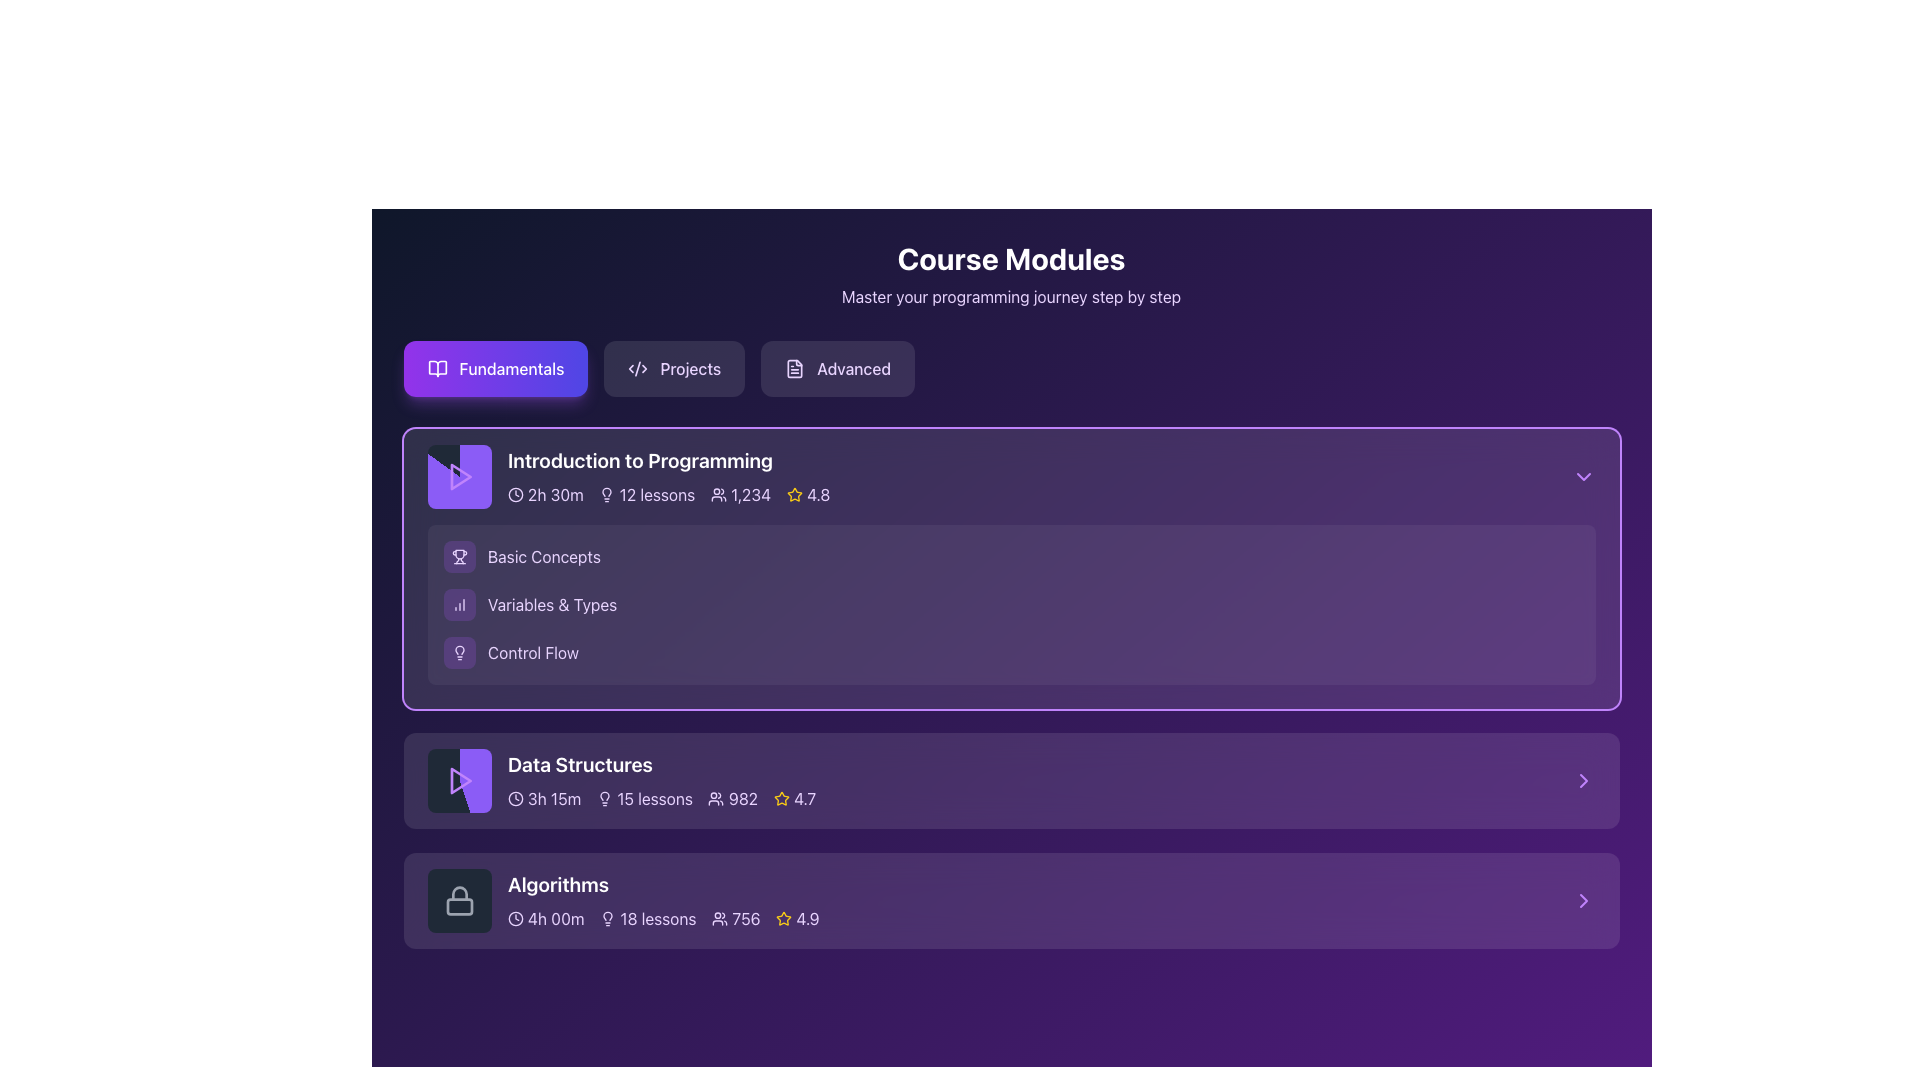 The height and width of the screenshot is (1080, 1920). What do you see at coordinates (648, 918) in the screenshot?
I see `the label with icon that indicates the number of lessons available in the 'Algorithms' course, which is the second item in the horizontal list of course information` at bounding box center [648, 918].